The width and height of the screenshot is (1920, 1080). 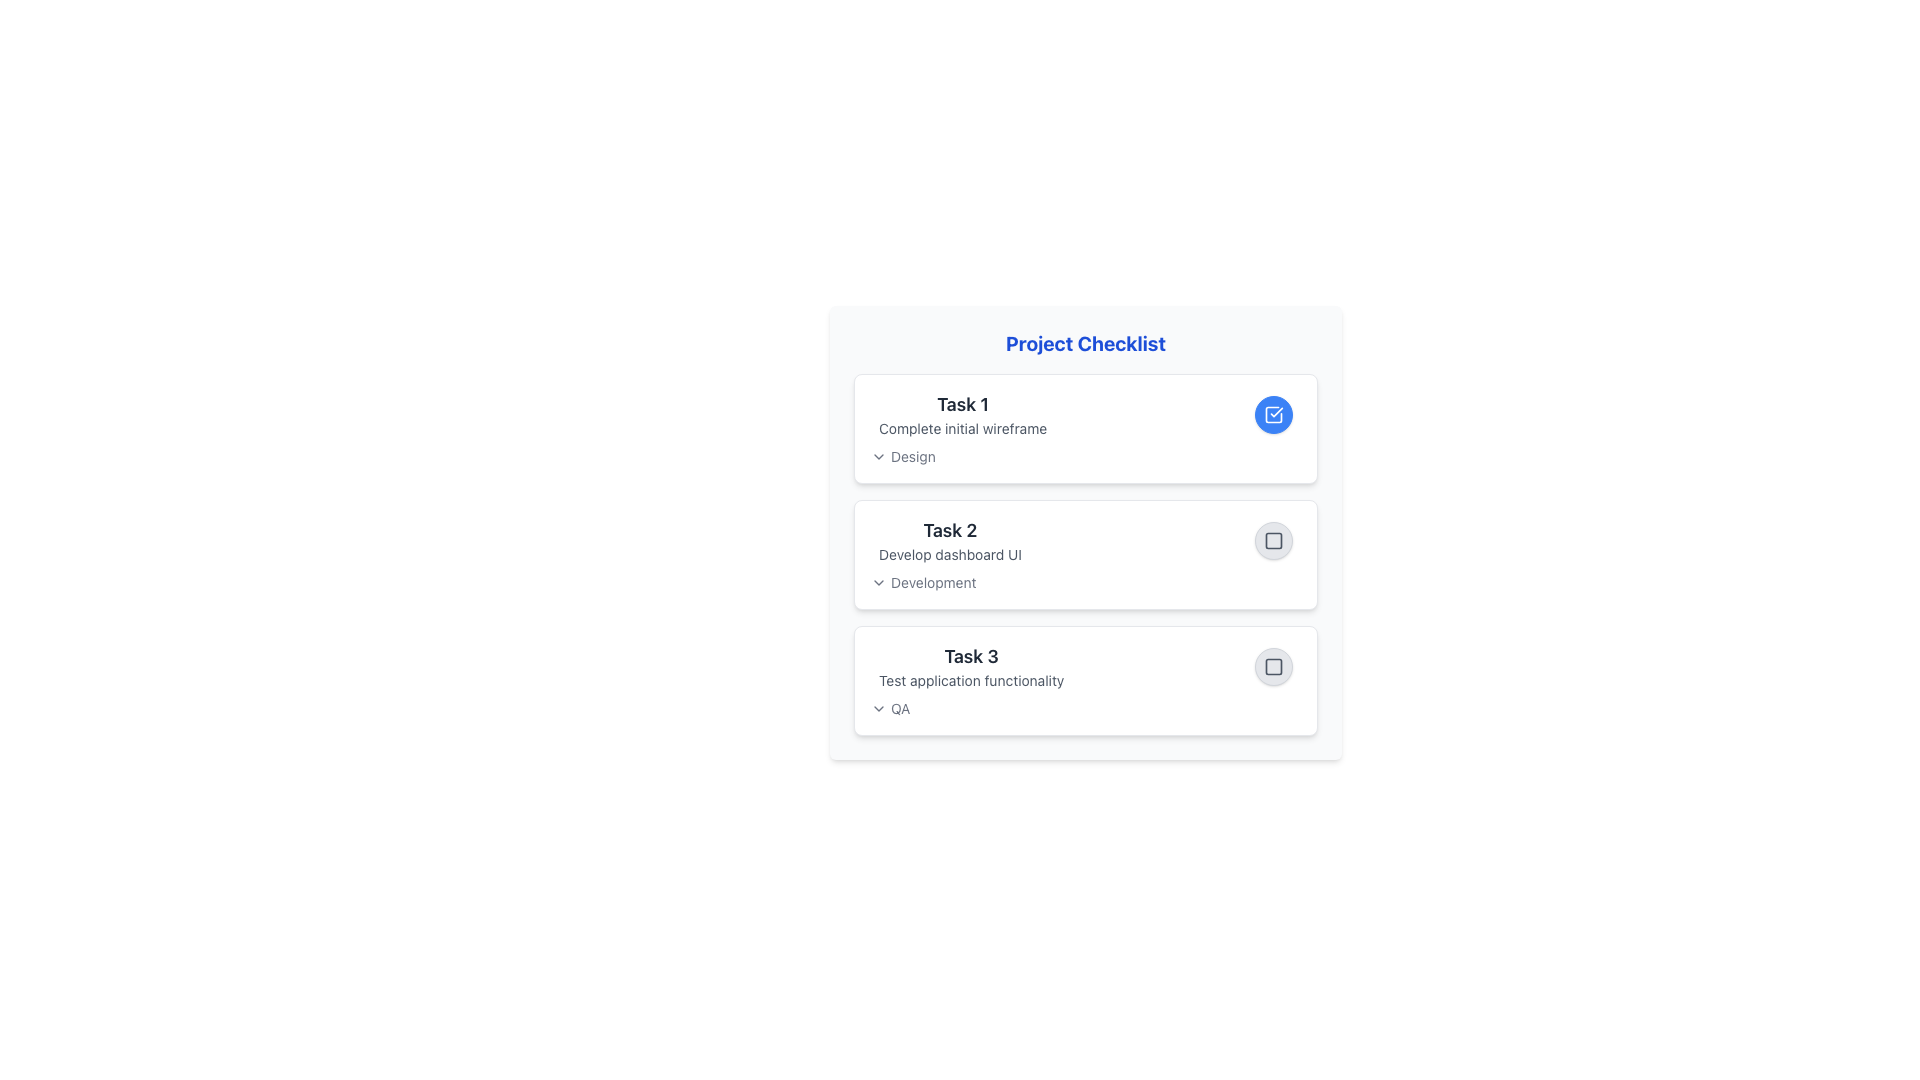 What do you see at coordinates (963, 404) in the screenshot?
I see `the static text label element that displays 'Task 1', which is bold and black, located at the upper-left corner of the first task card in the checklist interface` at bounding box center [963, 404].